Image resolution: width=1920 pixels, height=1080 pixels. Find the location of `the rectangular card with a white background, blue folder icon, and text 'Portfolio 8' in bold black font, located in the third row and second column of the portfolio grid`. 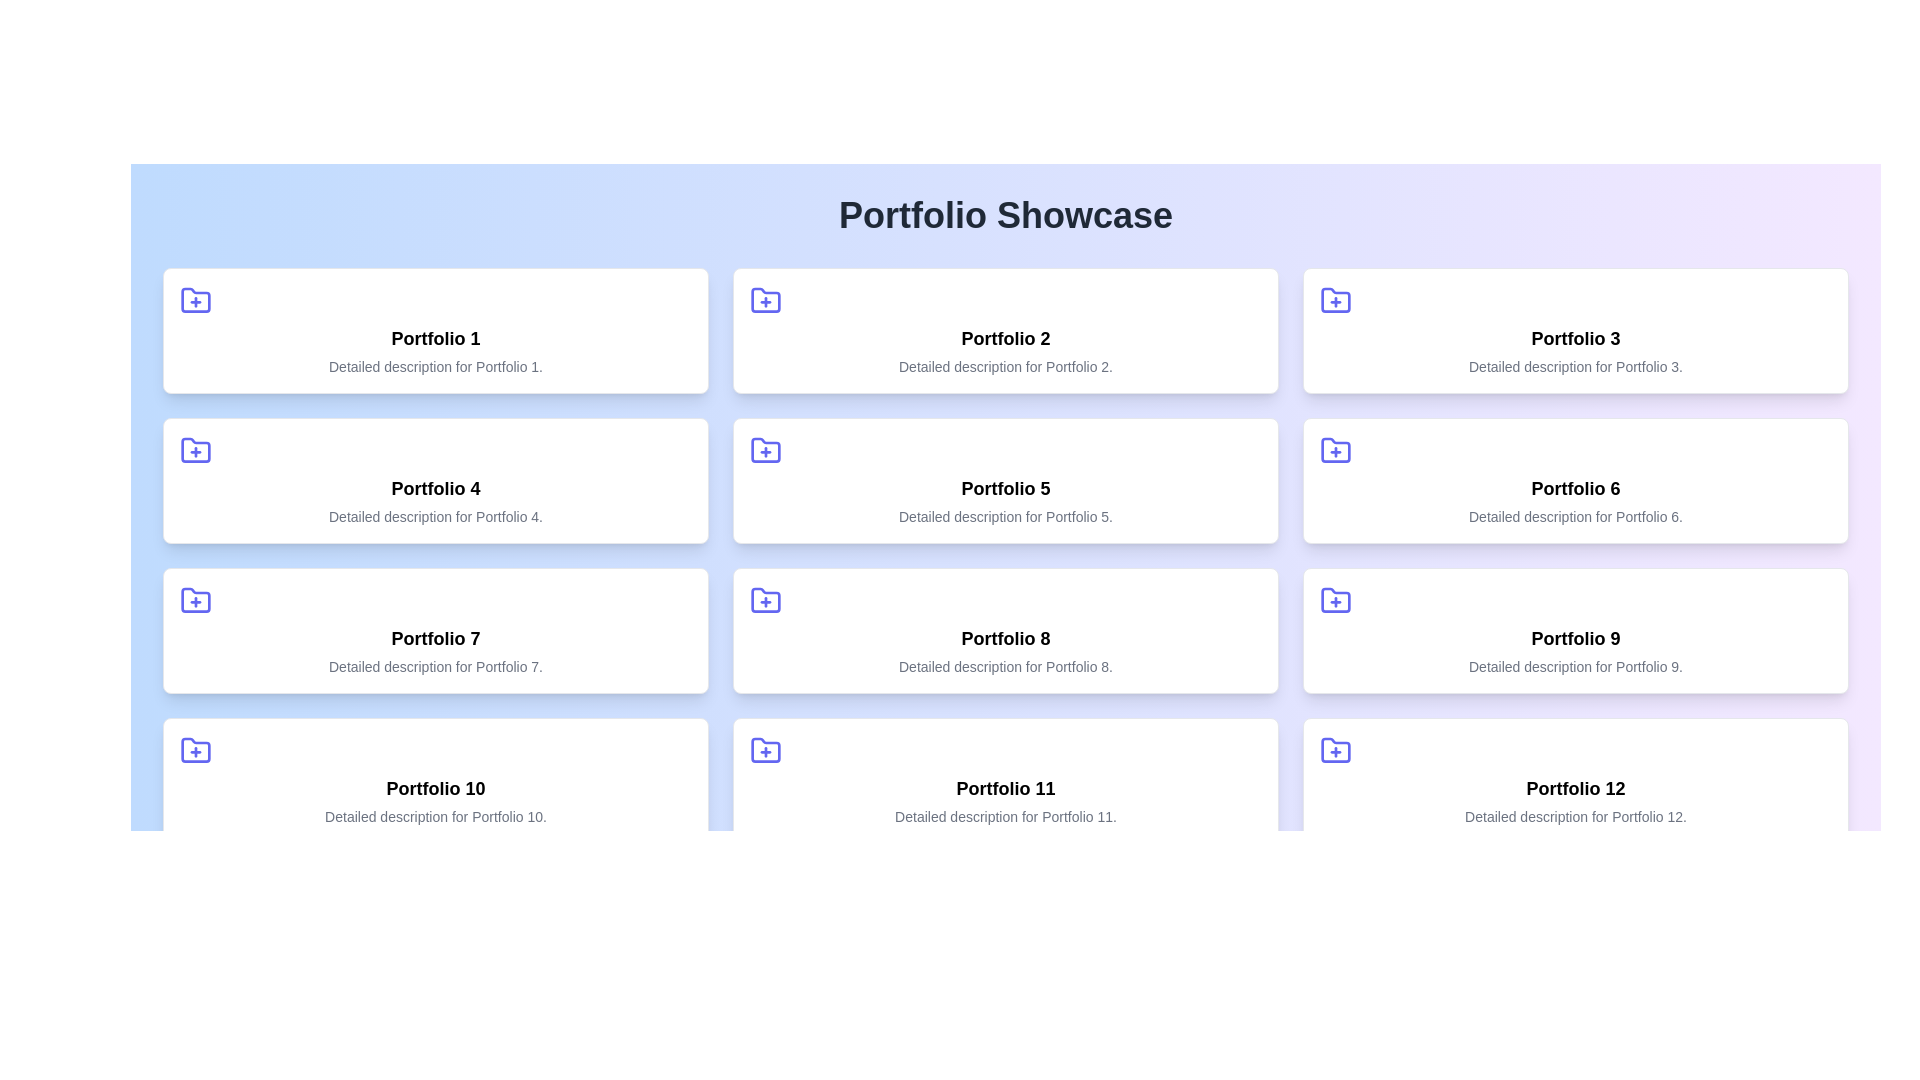

the rectangular card with a white background, blue folder icon, and text 'Portfolio 8' in bold black font, located in the third row and second column of the portfolio grid is located at coordinates (1006, 631).